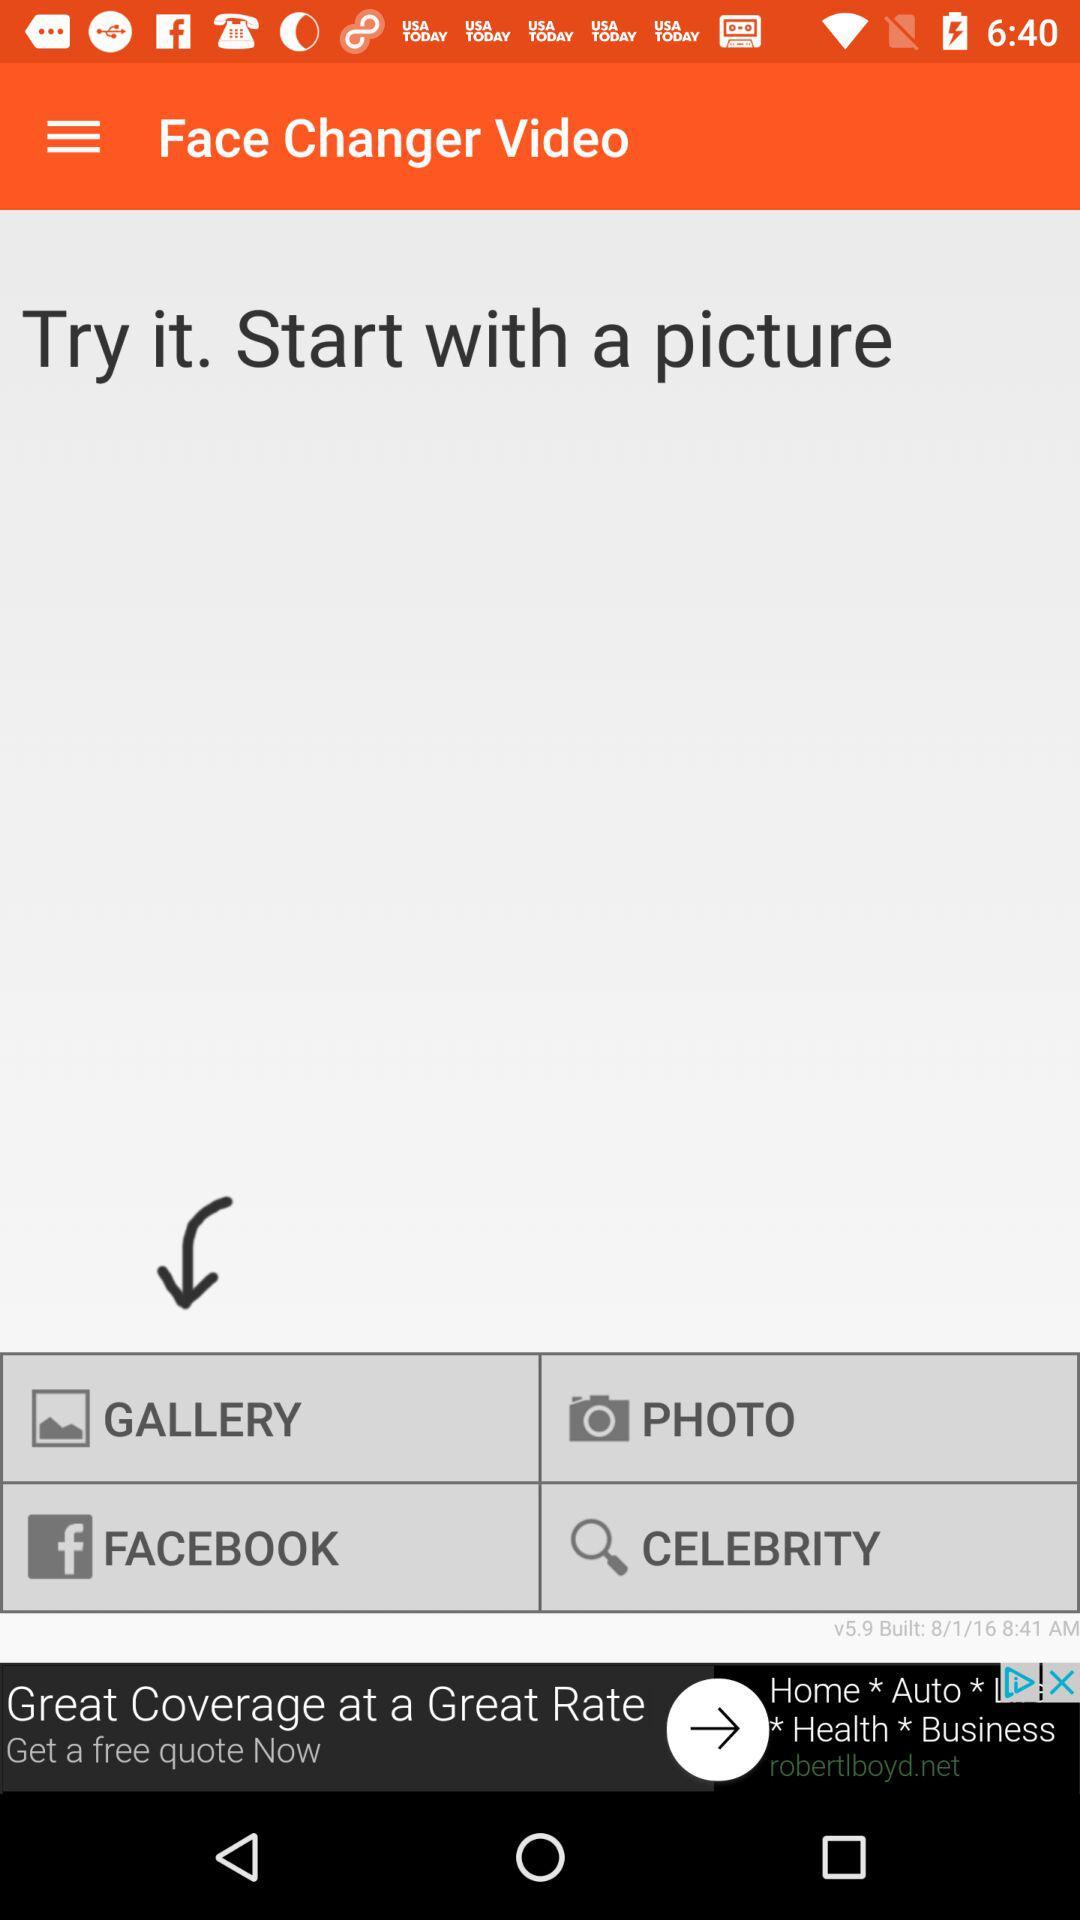 This screenshot has height=1920, width=1080. I want to click on show app options, so click(72, 135).